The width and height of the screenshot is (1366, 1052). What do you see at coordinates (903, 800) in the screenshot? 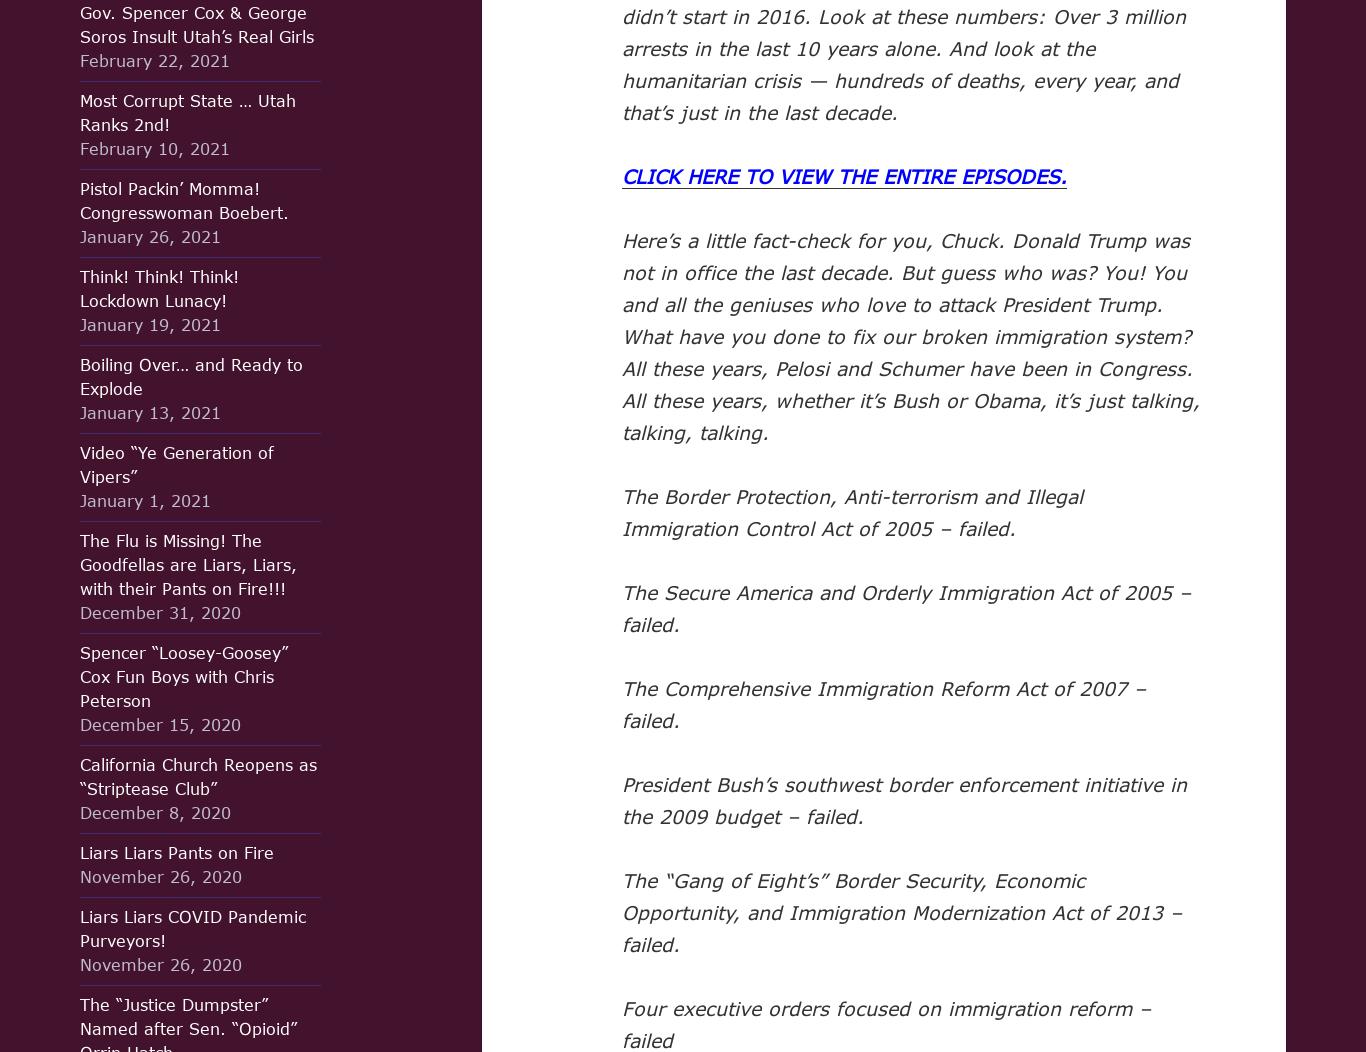
I see `'President Bush’s southwest border enforcement initiative in the 2009 budget – failed.'` at bounding box center [903, 800].